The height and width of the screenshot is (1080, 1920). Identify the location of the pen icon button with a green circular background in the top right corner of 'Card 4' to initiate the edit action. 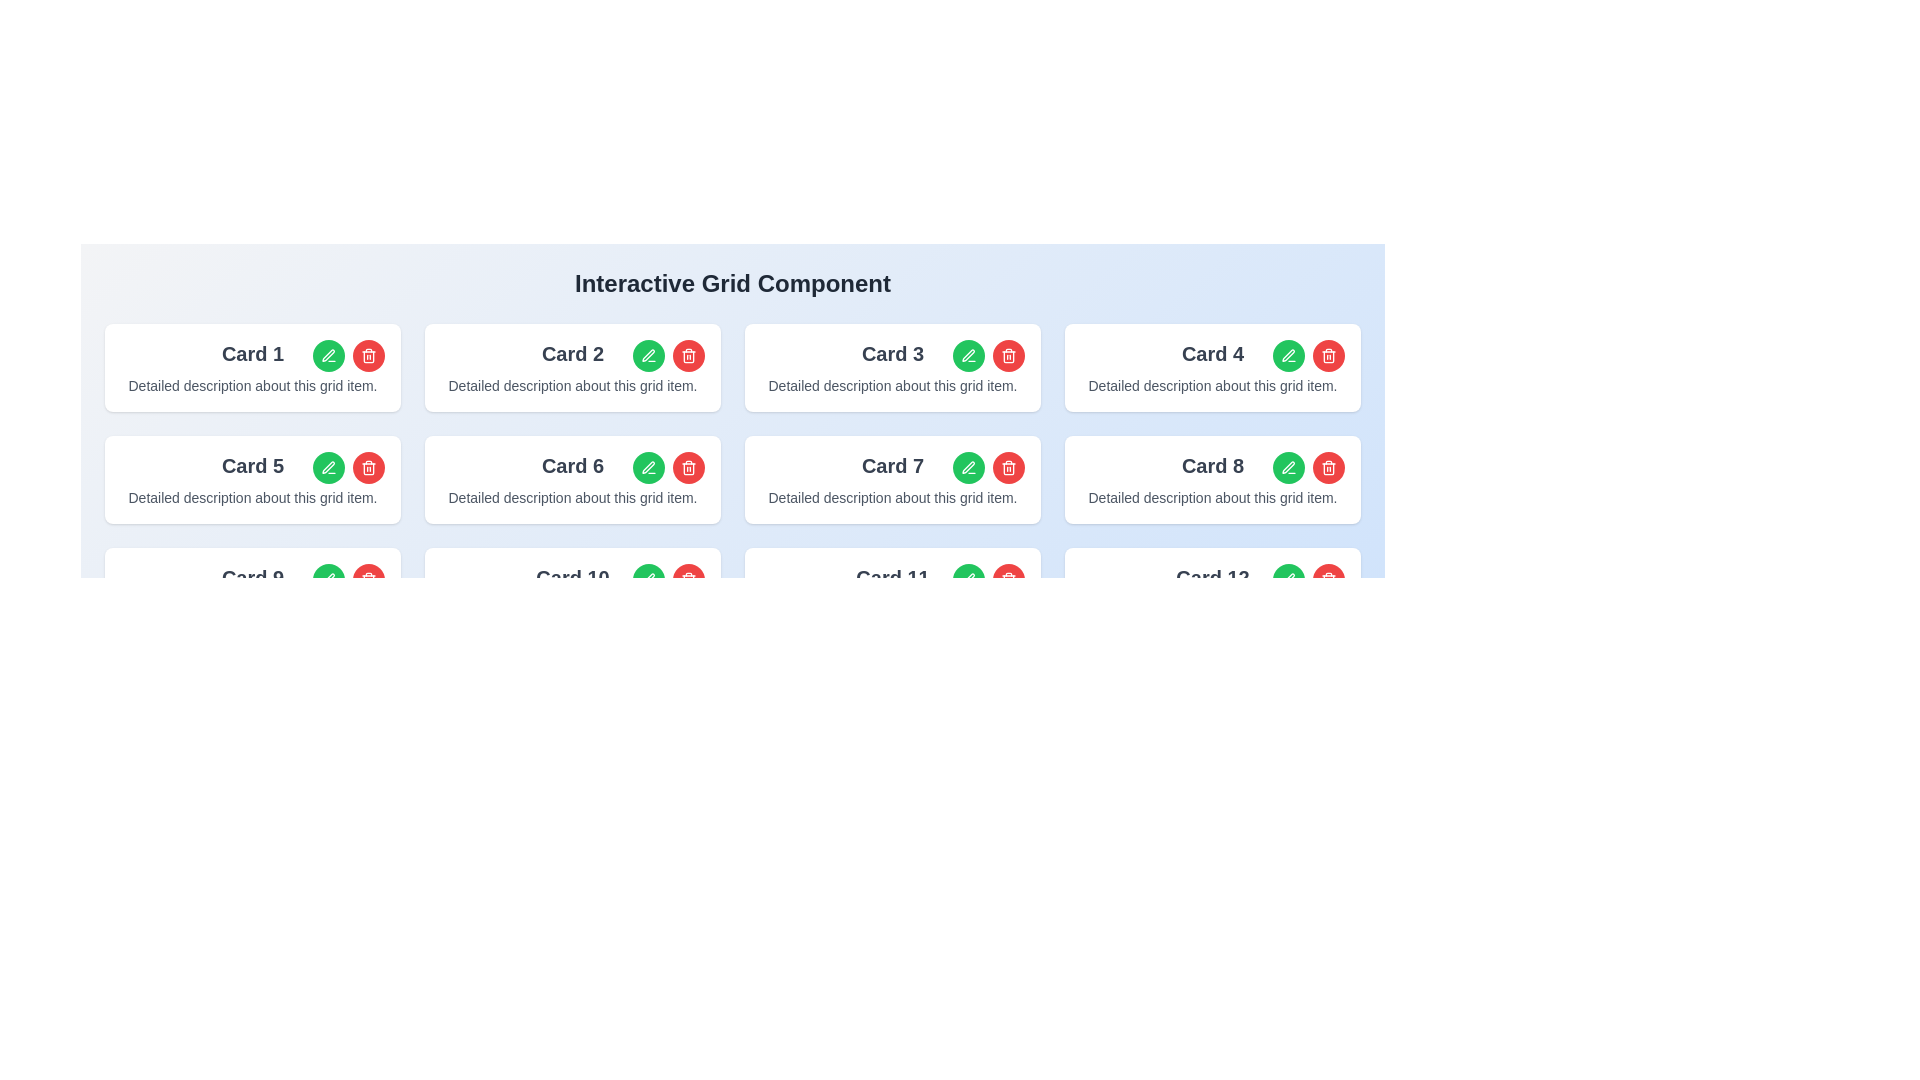
(1289, 354).